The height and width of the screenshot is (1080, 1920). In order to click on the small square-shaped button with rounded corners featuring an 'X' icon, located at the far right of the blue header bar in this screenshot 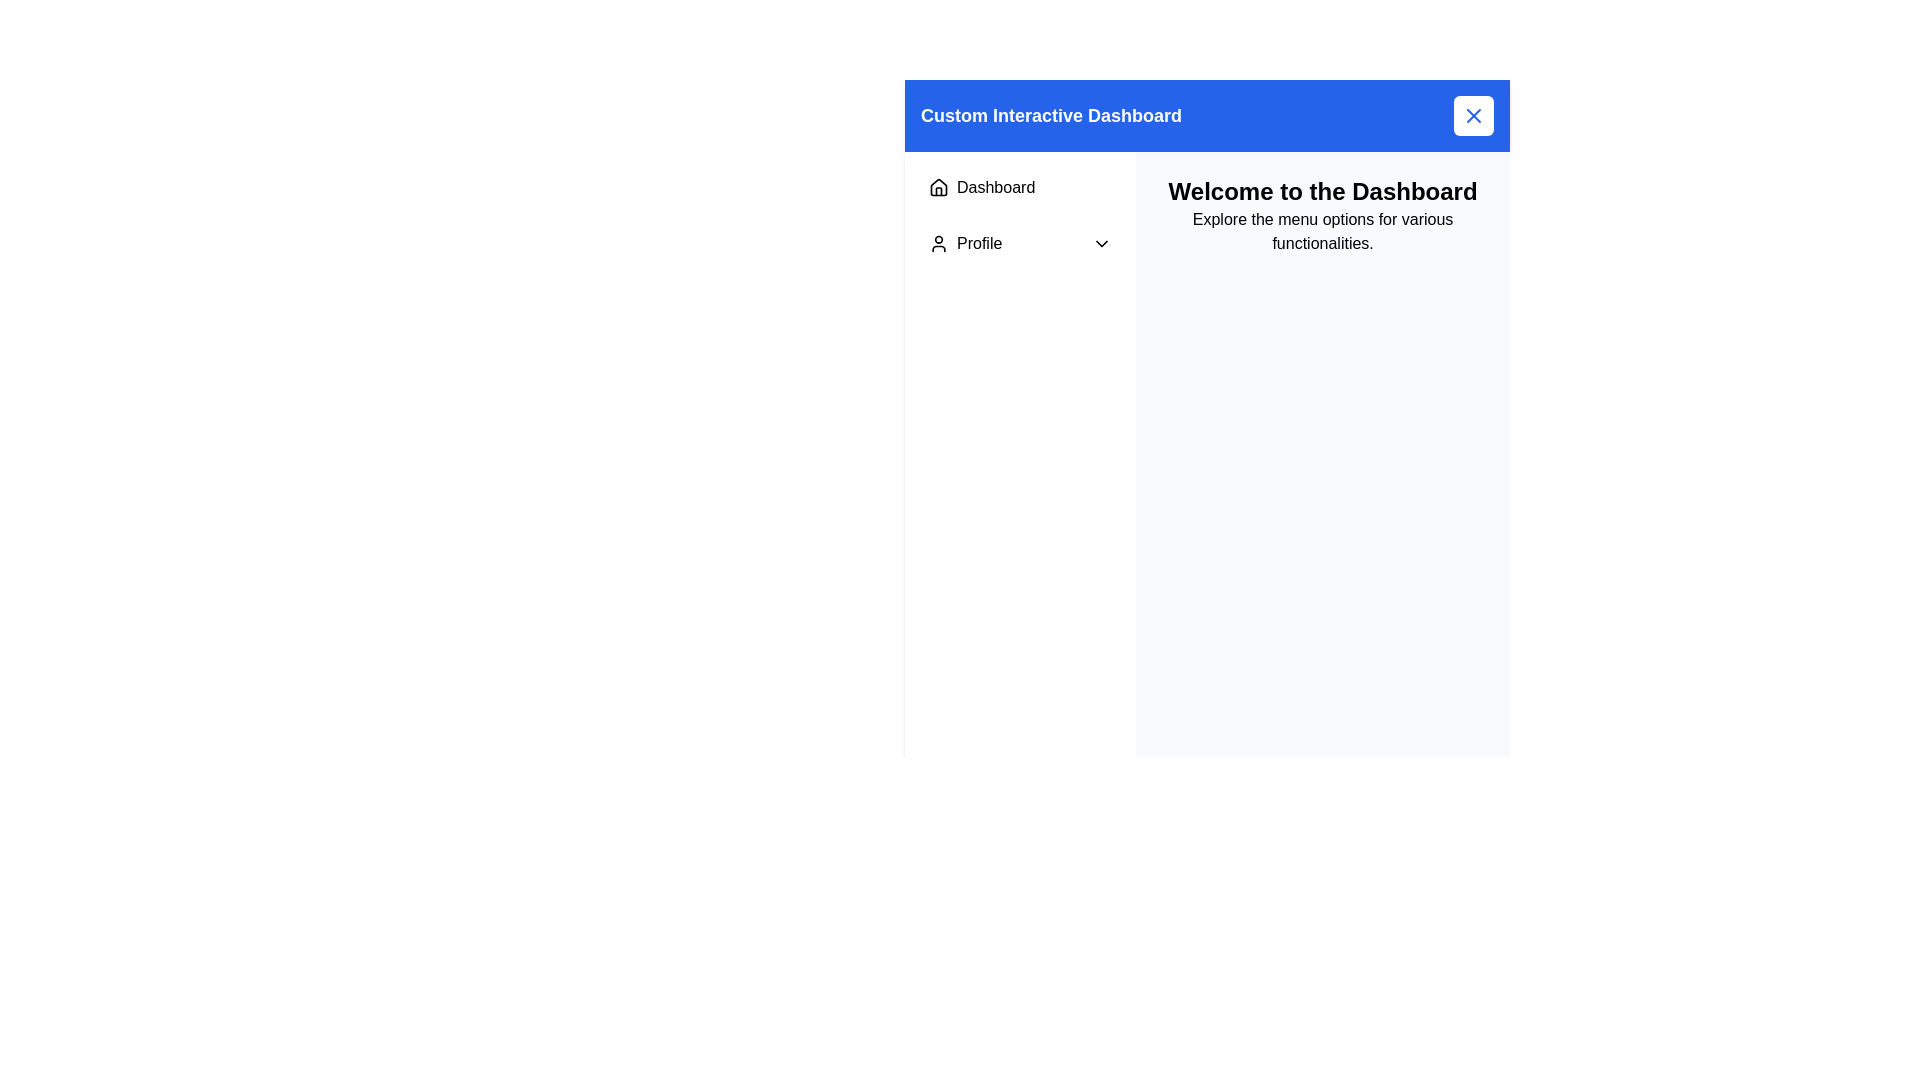, I will do `click(1473, 115)`.